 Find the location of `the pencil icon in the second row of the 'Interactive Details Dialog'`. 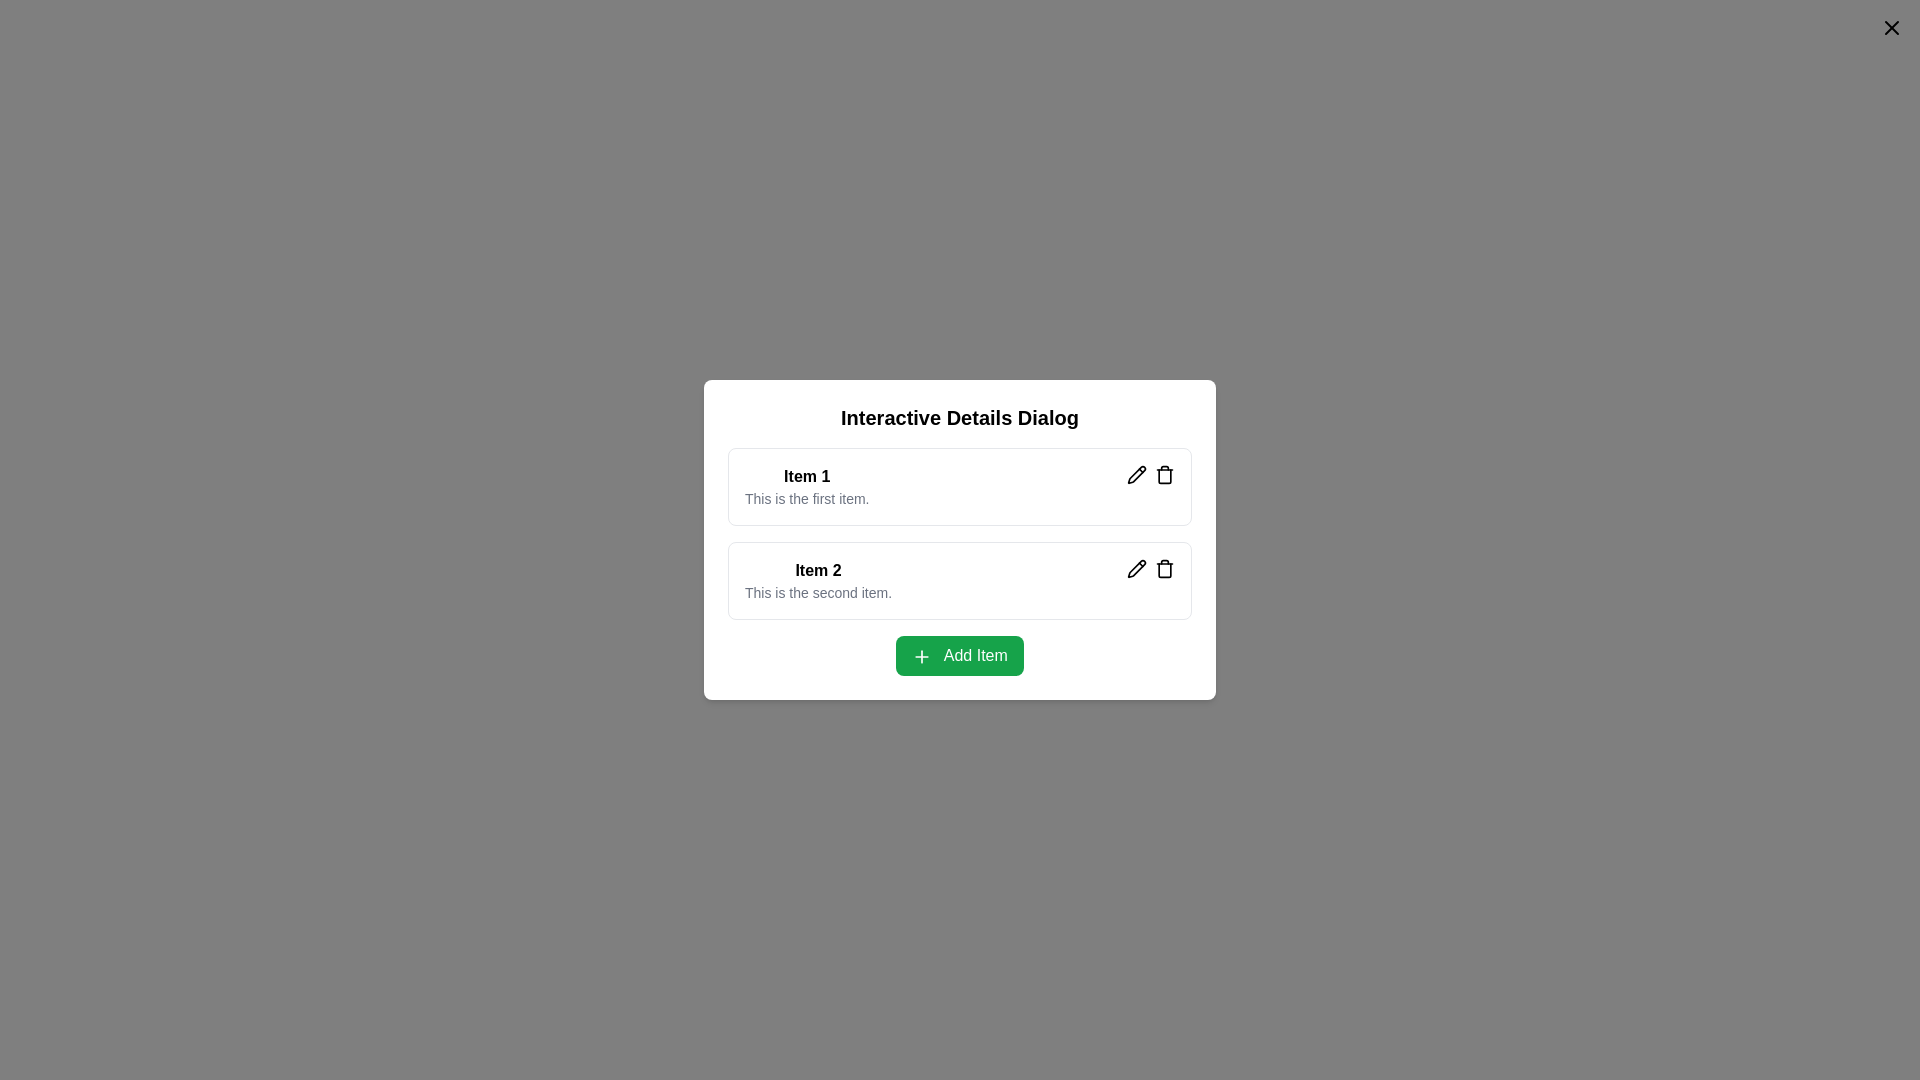

the pencil icon in the second row of the 'Interactive Details Dialog' is located at coordinates (1137, 474).